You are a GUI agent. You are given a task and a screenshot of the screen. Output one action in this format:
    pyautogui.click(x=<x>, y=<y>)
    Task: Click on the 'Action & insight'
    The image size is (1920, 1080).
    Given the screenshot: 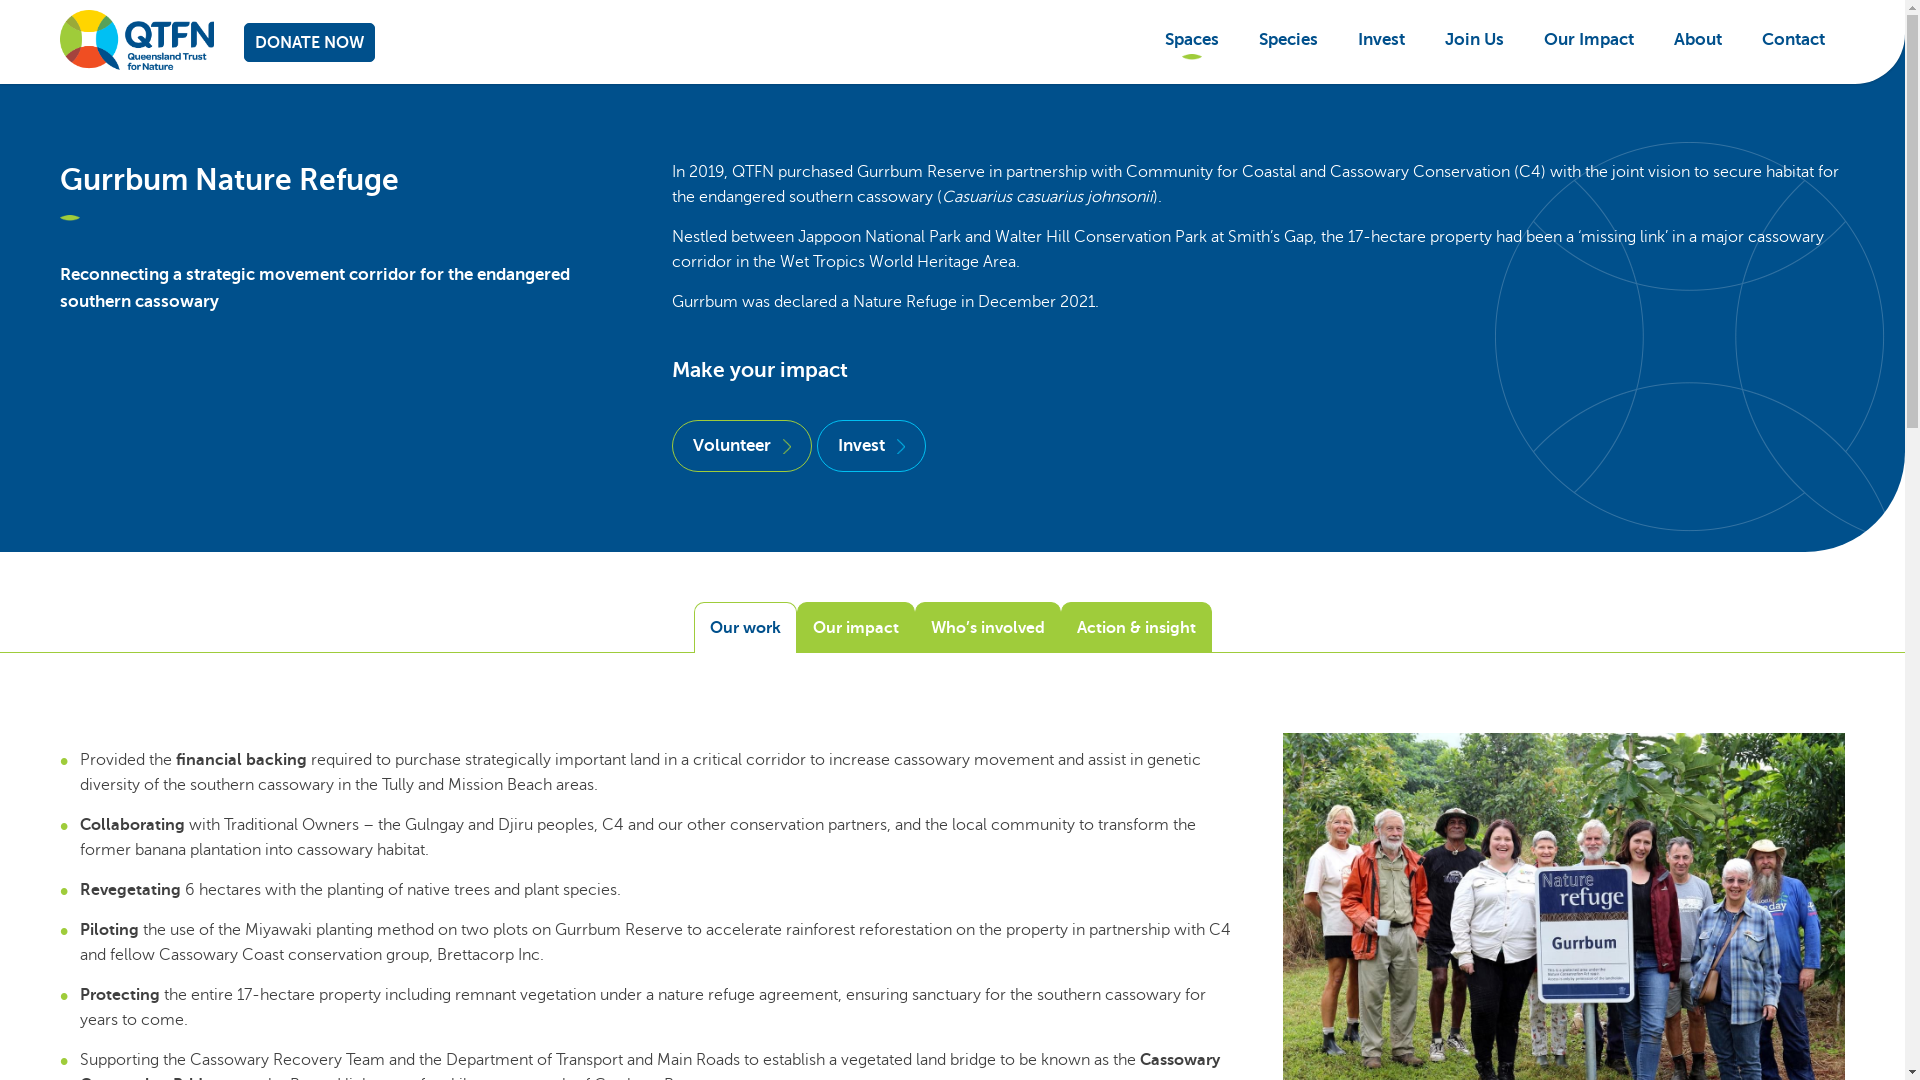 What is the action you would take?
    pyautogui.click(x=1135, y=626)
    